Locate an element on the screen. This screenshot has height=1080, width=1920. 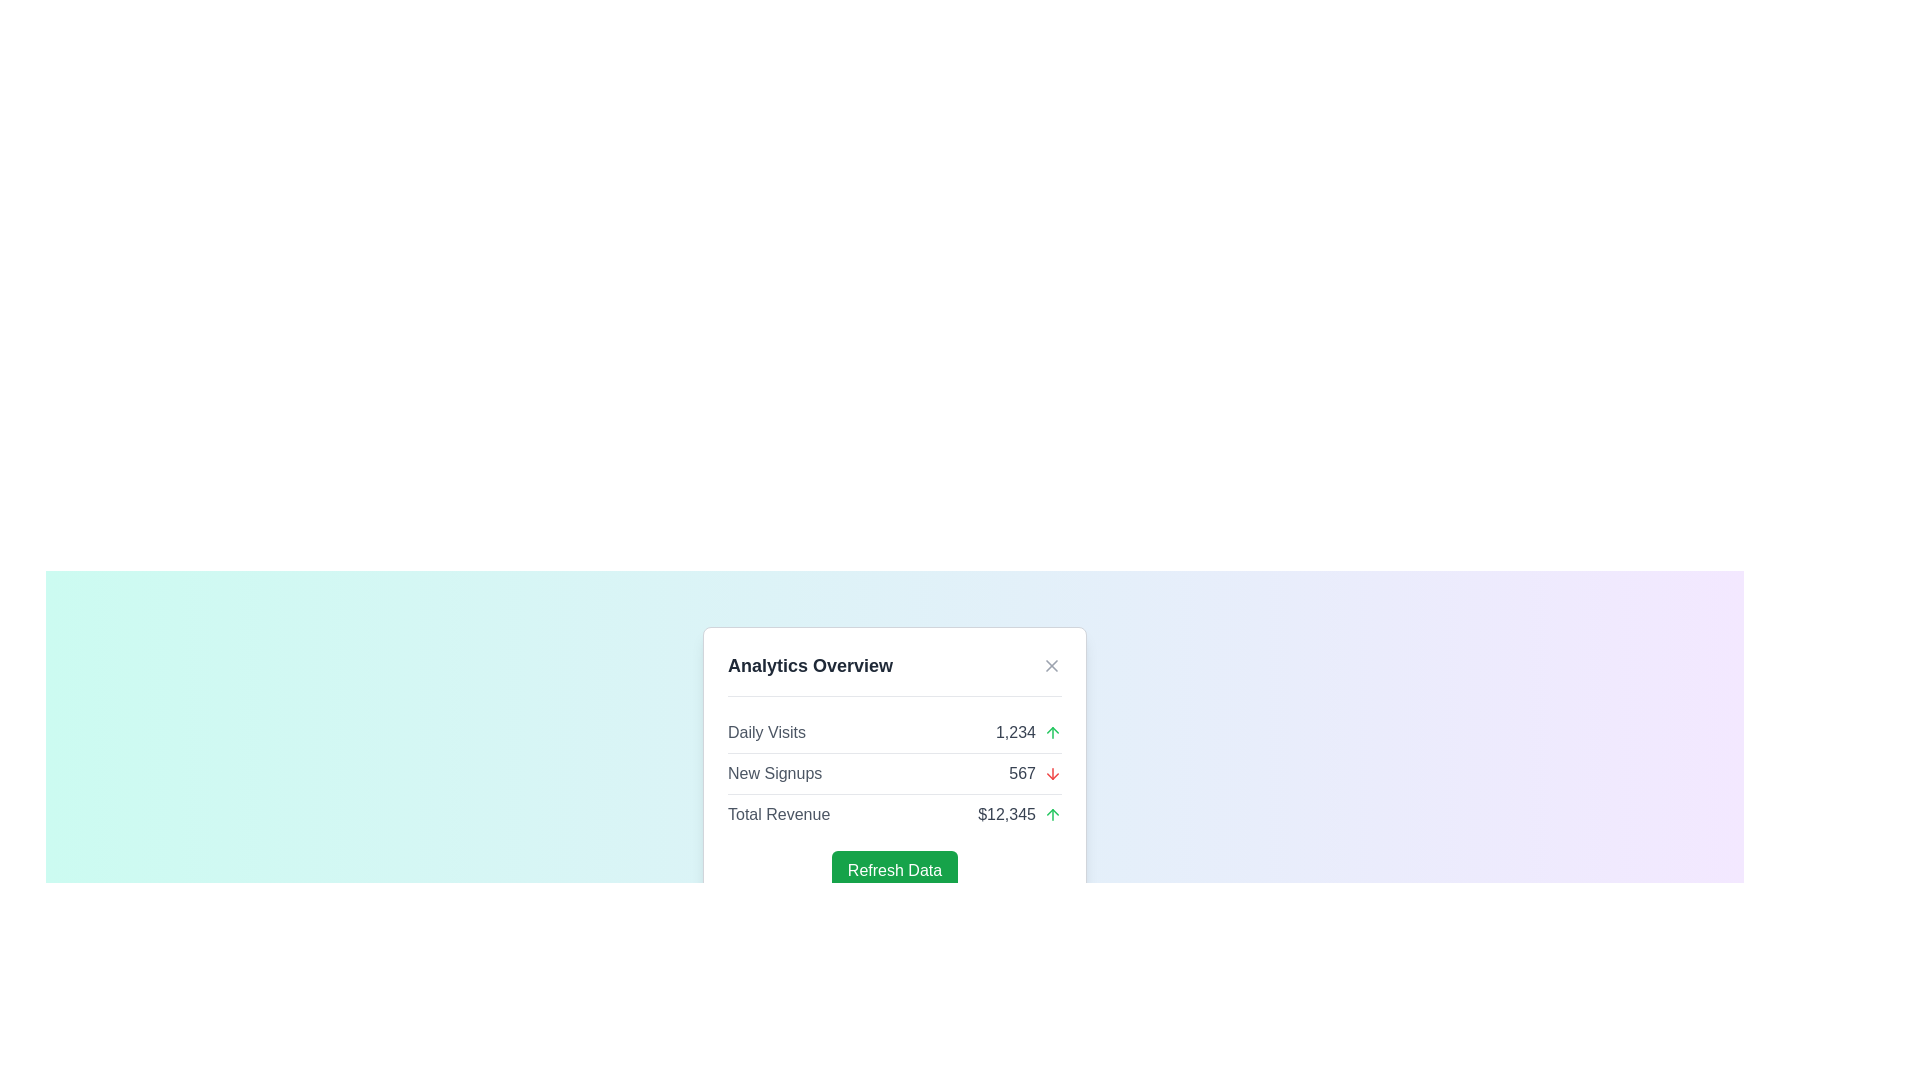
the Text Display showing '$12,345' under 'Total Revenue' in the 'Analytics Overview' section is located at coordinates (1007, 814).